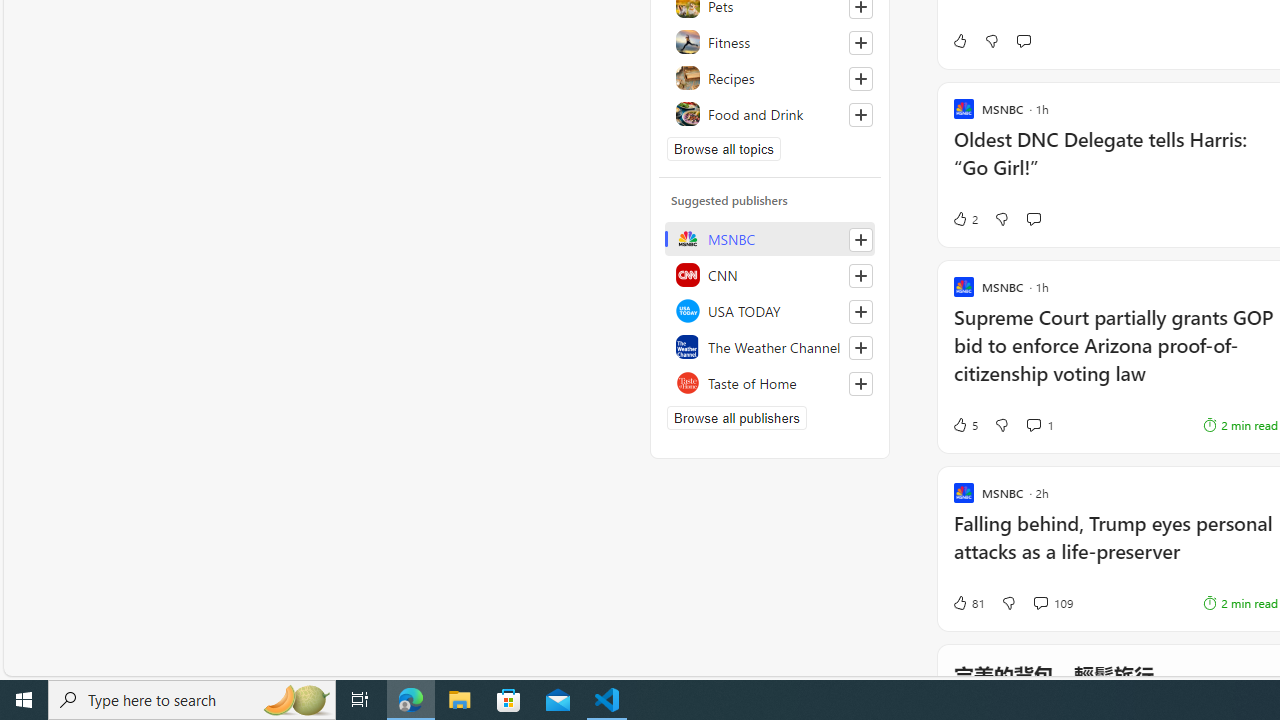 The height and width of the screenshot is (720, 1280). I want to click on 'View comments 109 Comment', so click(1051, 602).